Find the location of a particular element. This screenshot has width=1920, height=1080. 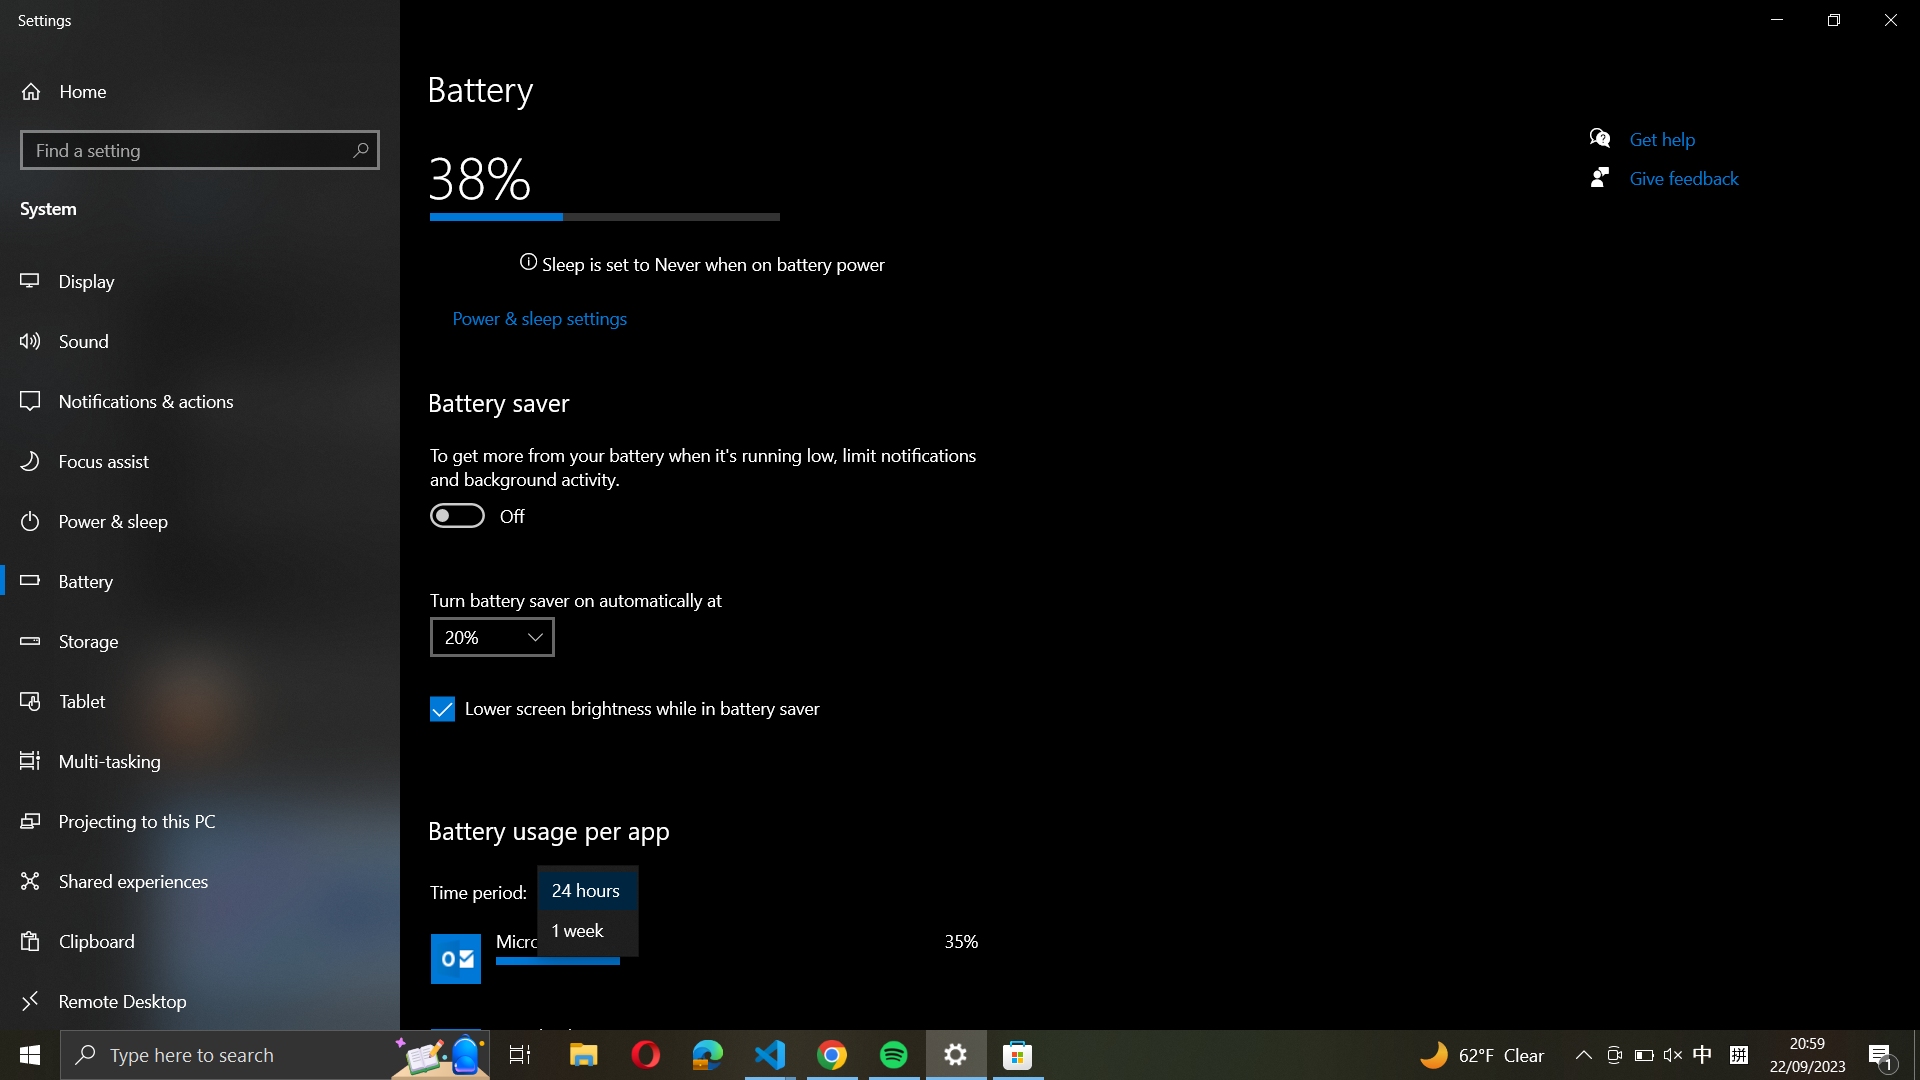

Use the left sidebar to open "Project to this PC" settings is located at coordinates (201, 824).